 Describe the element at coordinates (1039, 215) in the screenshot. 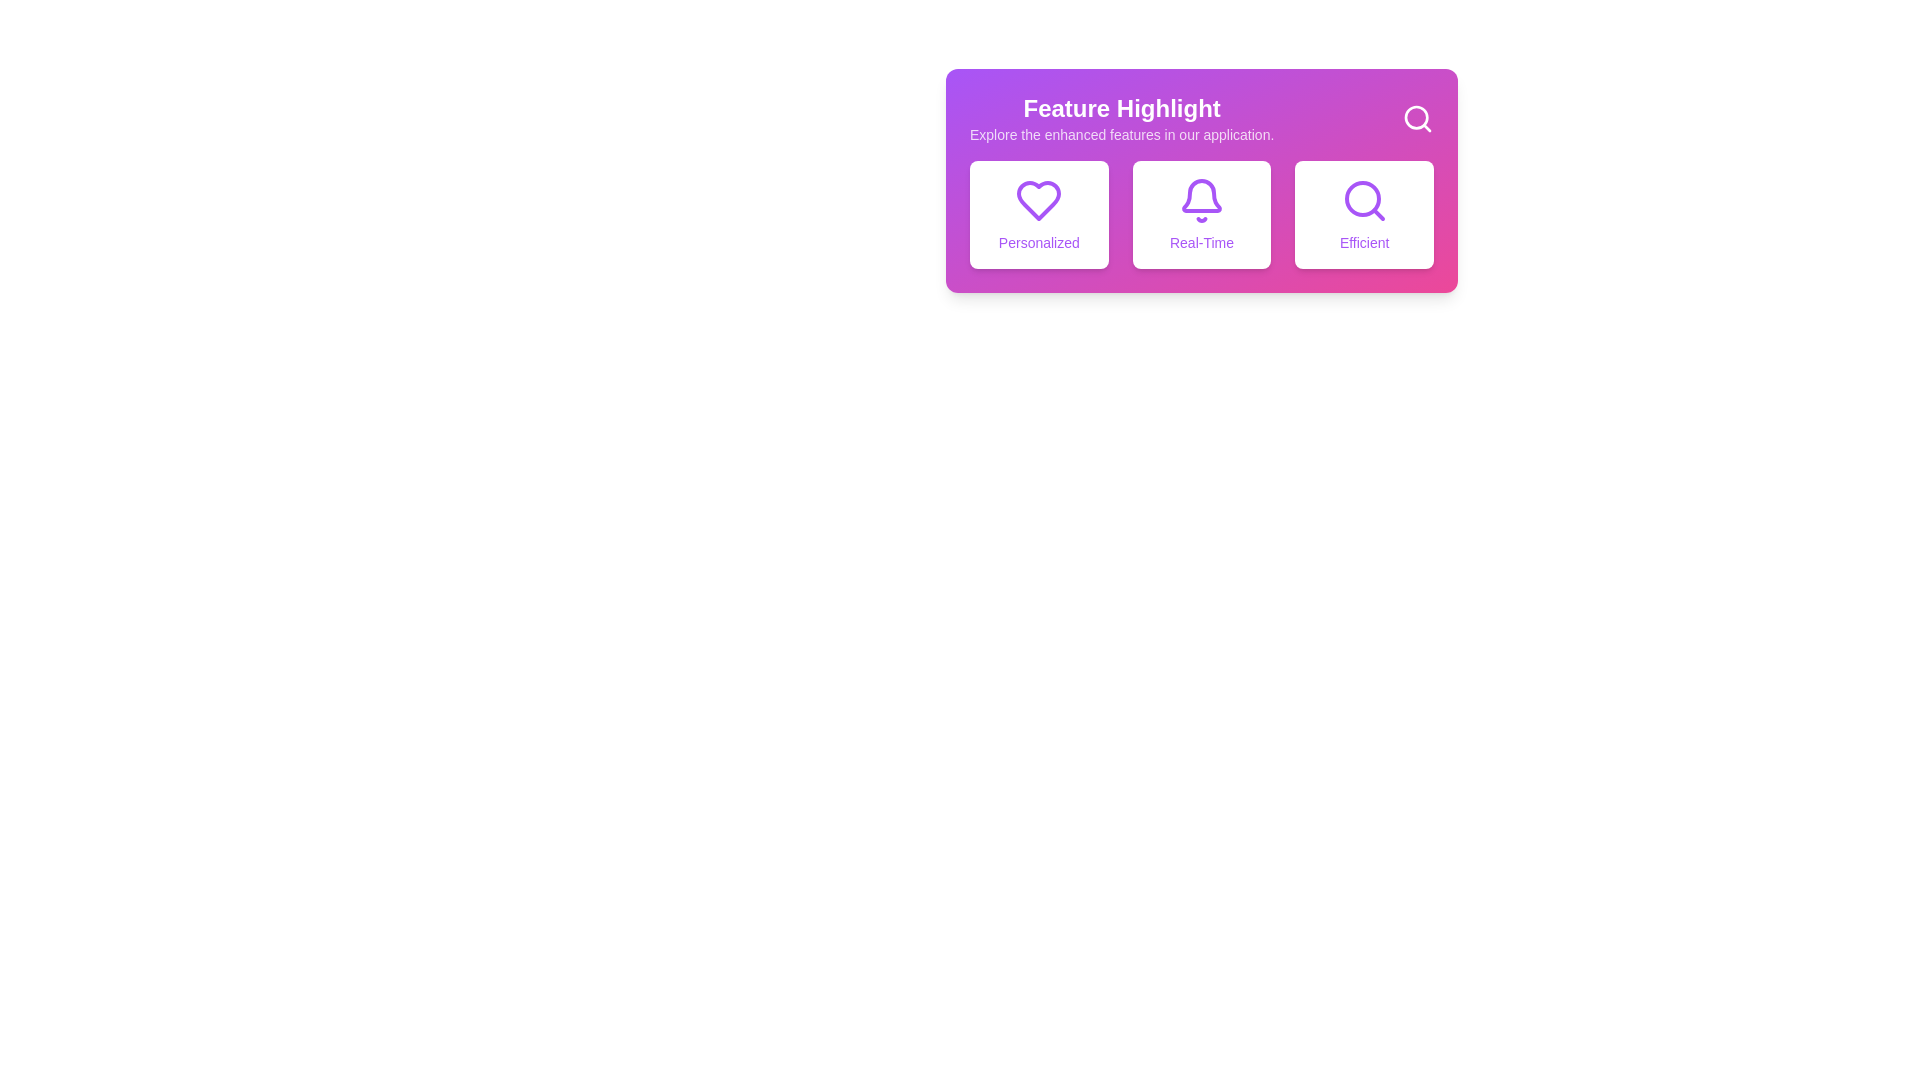

I see `the details of the 'Personalized' feature card, which is the first card in a grid layout, positioned to the left of the 'Real-Time' and 'Efficient' cards` at that location.